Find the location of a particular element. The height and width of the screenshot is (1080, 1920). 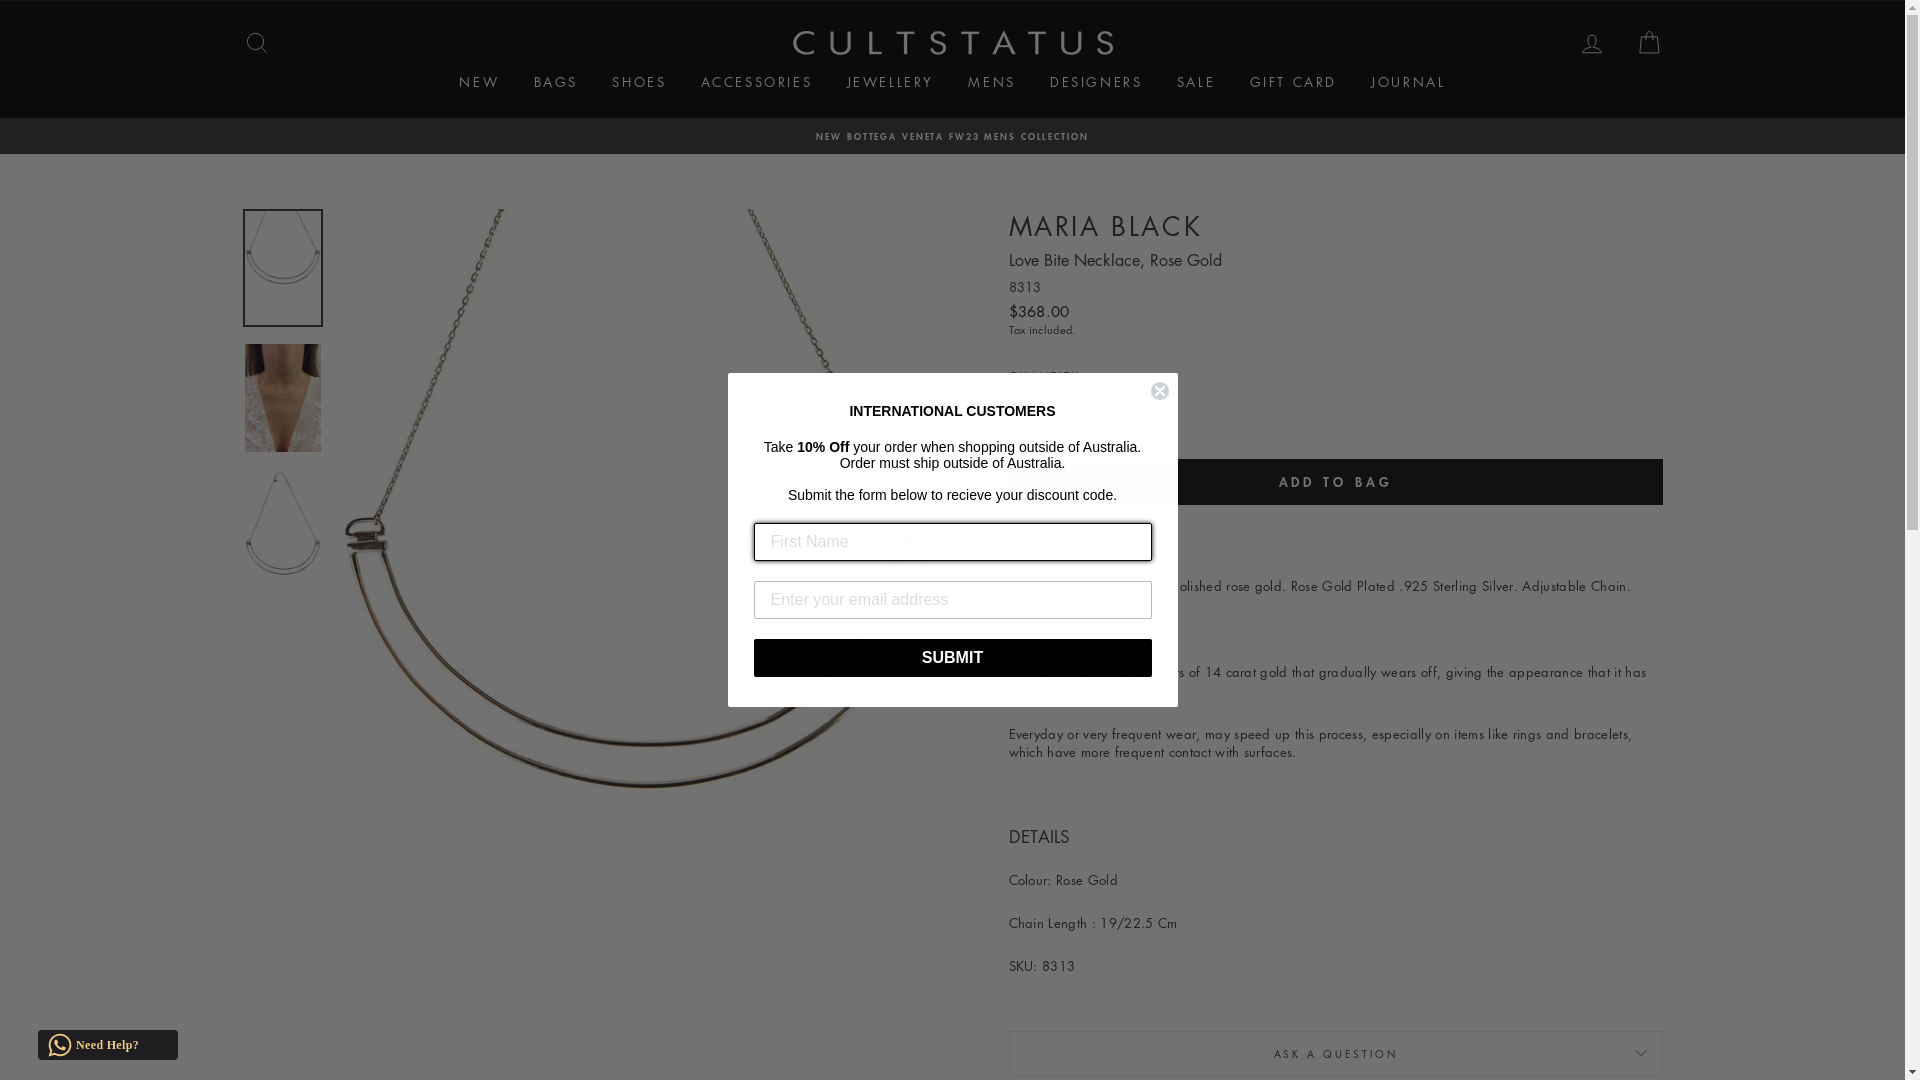

'JEWELLERY' is located at coordinates (831, 80).